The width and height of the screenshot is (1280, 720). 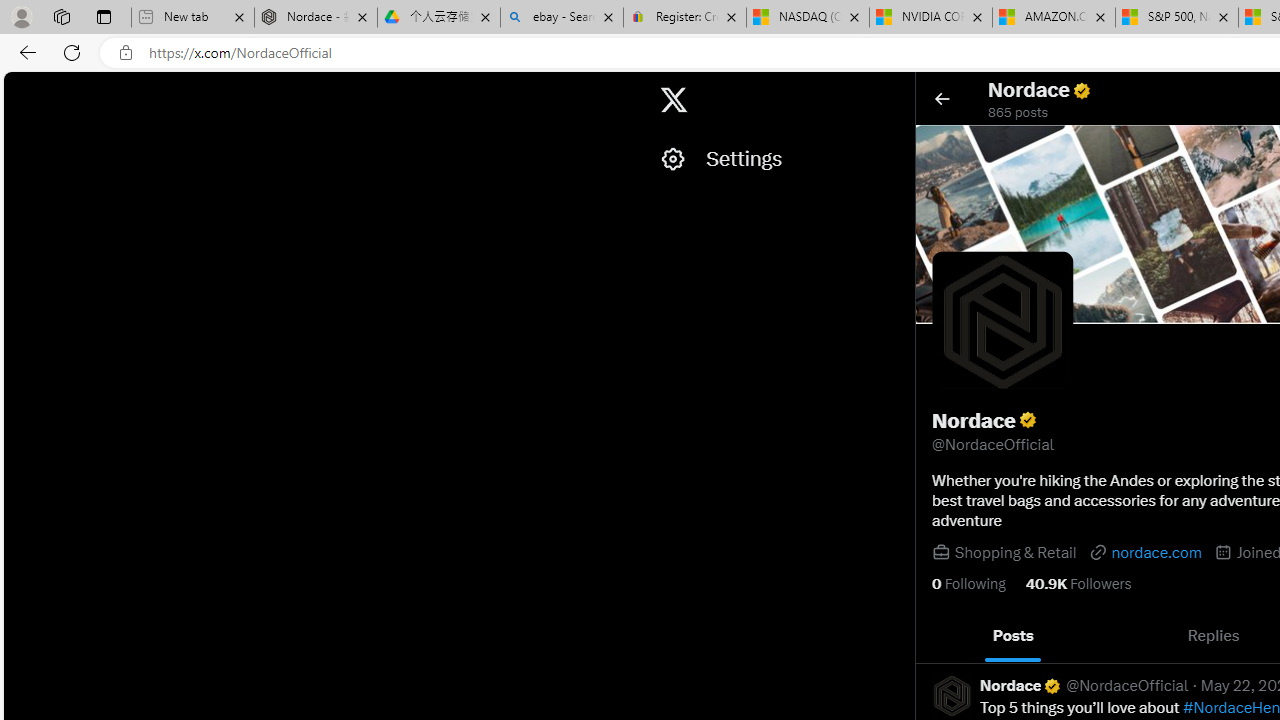 What do you see at coordinates (673, 100) in the screenshot?
I see `'X'` at bounding box center [673, 100].